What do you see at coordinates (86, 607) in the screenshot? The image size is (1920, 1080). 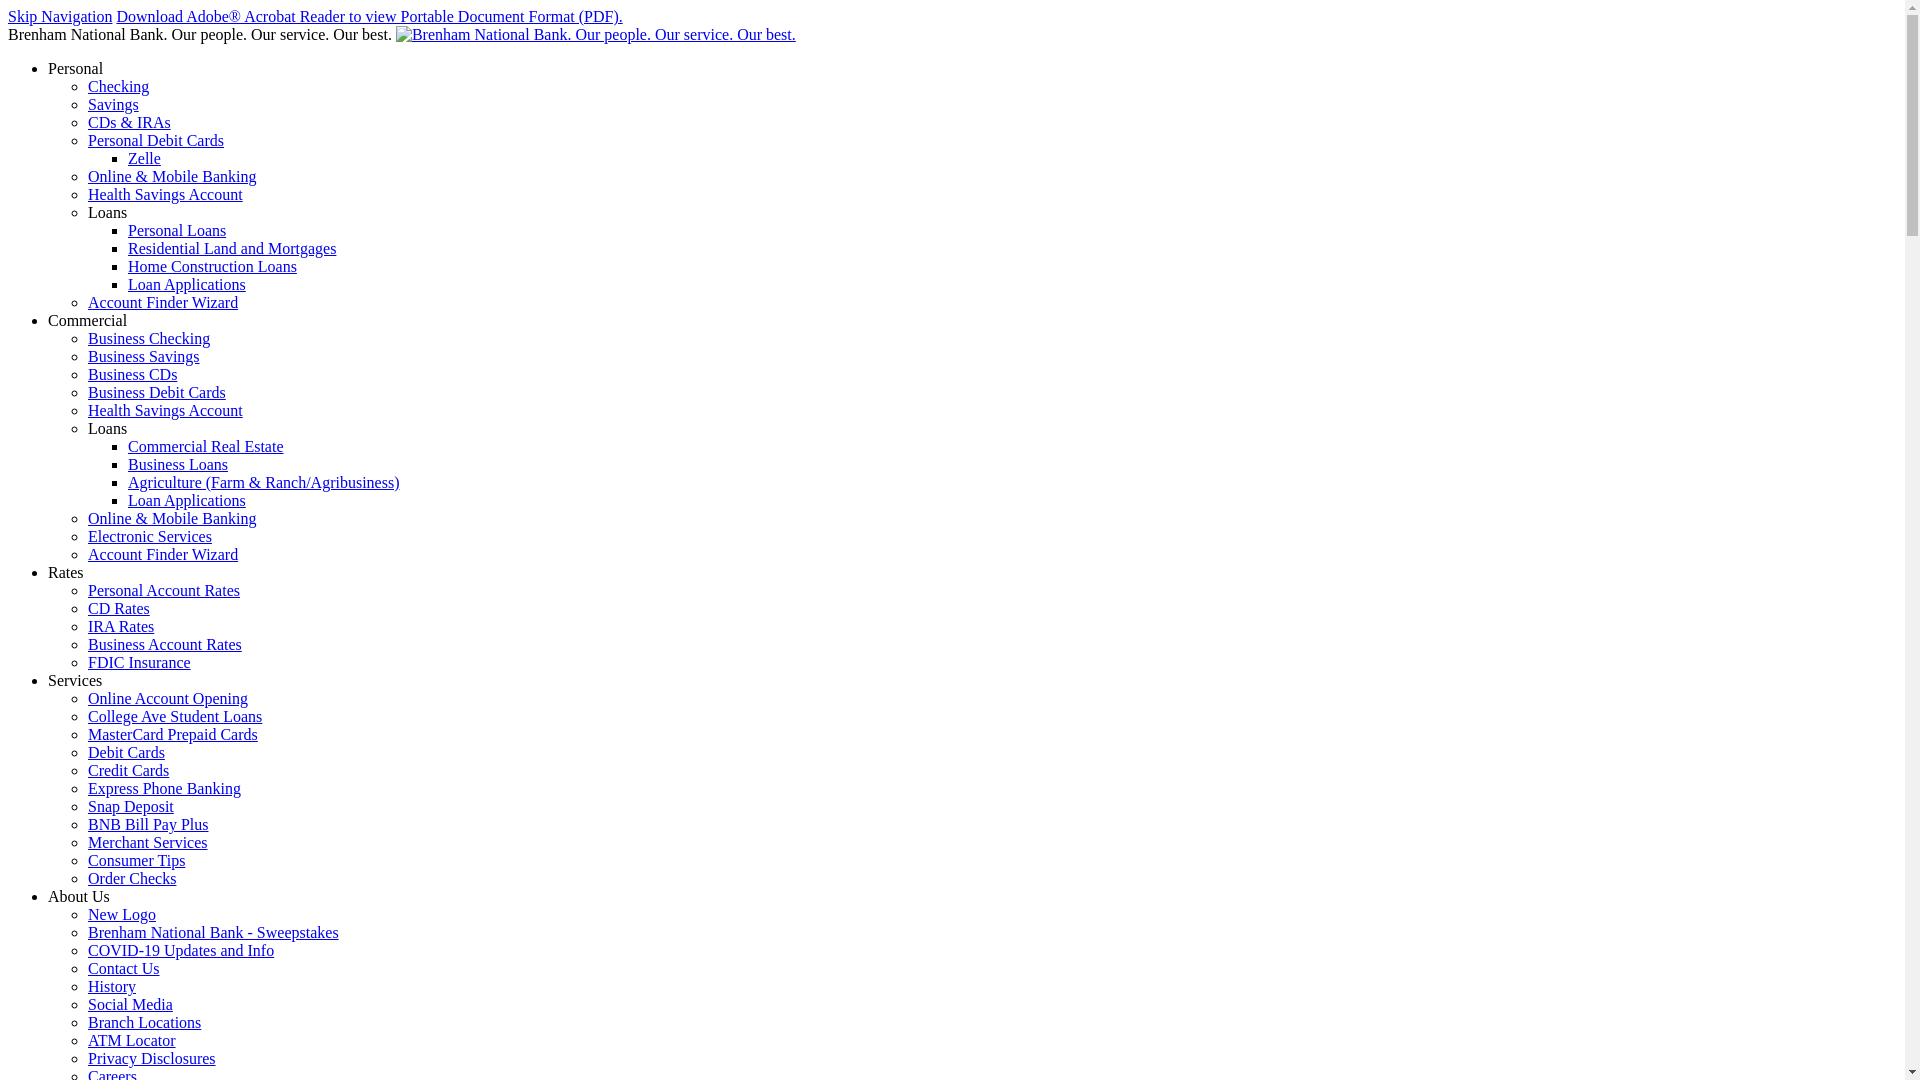 I see `'CD Rates'` at bounding box center [86, 607].